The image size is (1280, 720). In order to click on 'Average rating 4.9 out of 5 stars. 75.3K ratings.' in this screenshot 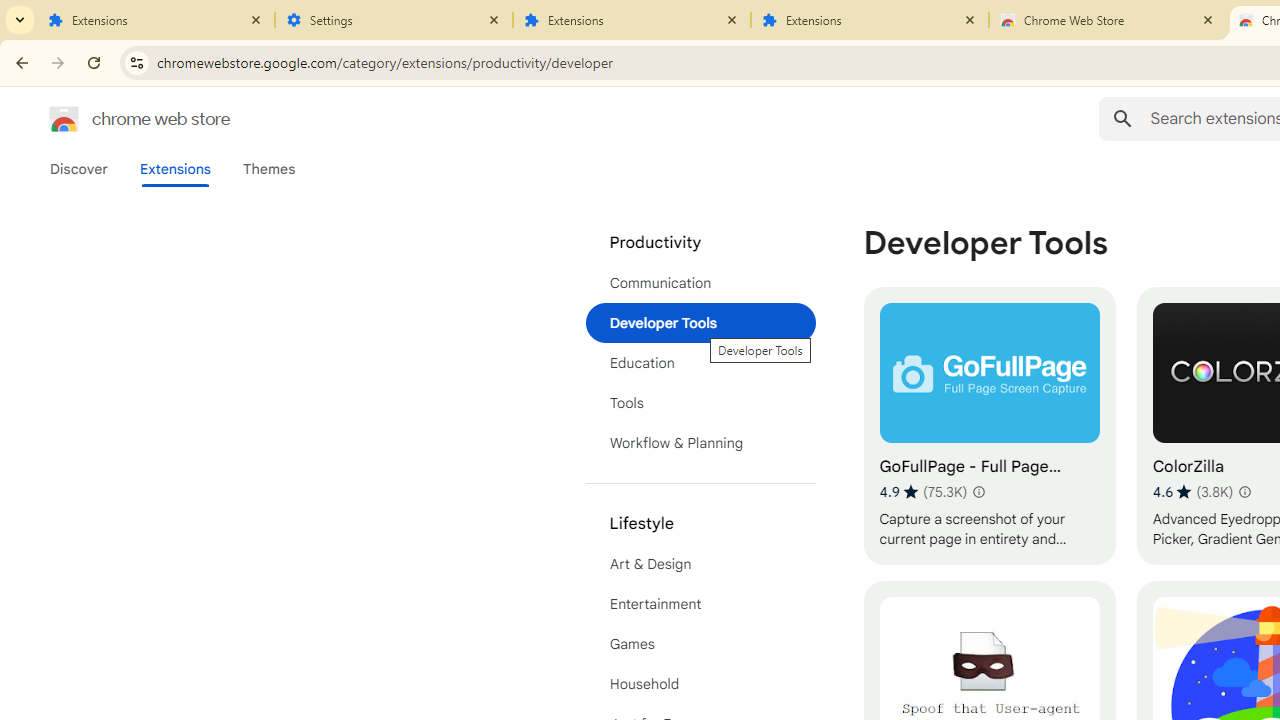, I will do `click(922, 491)`.